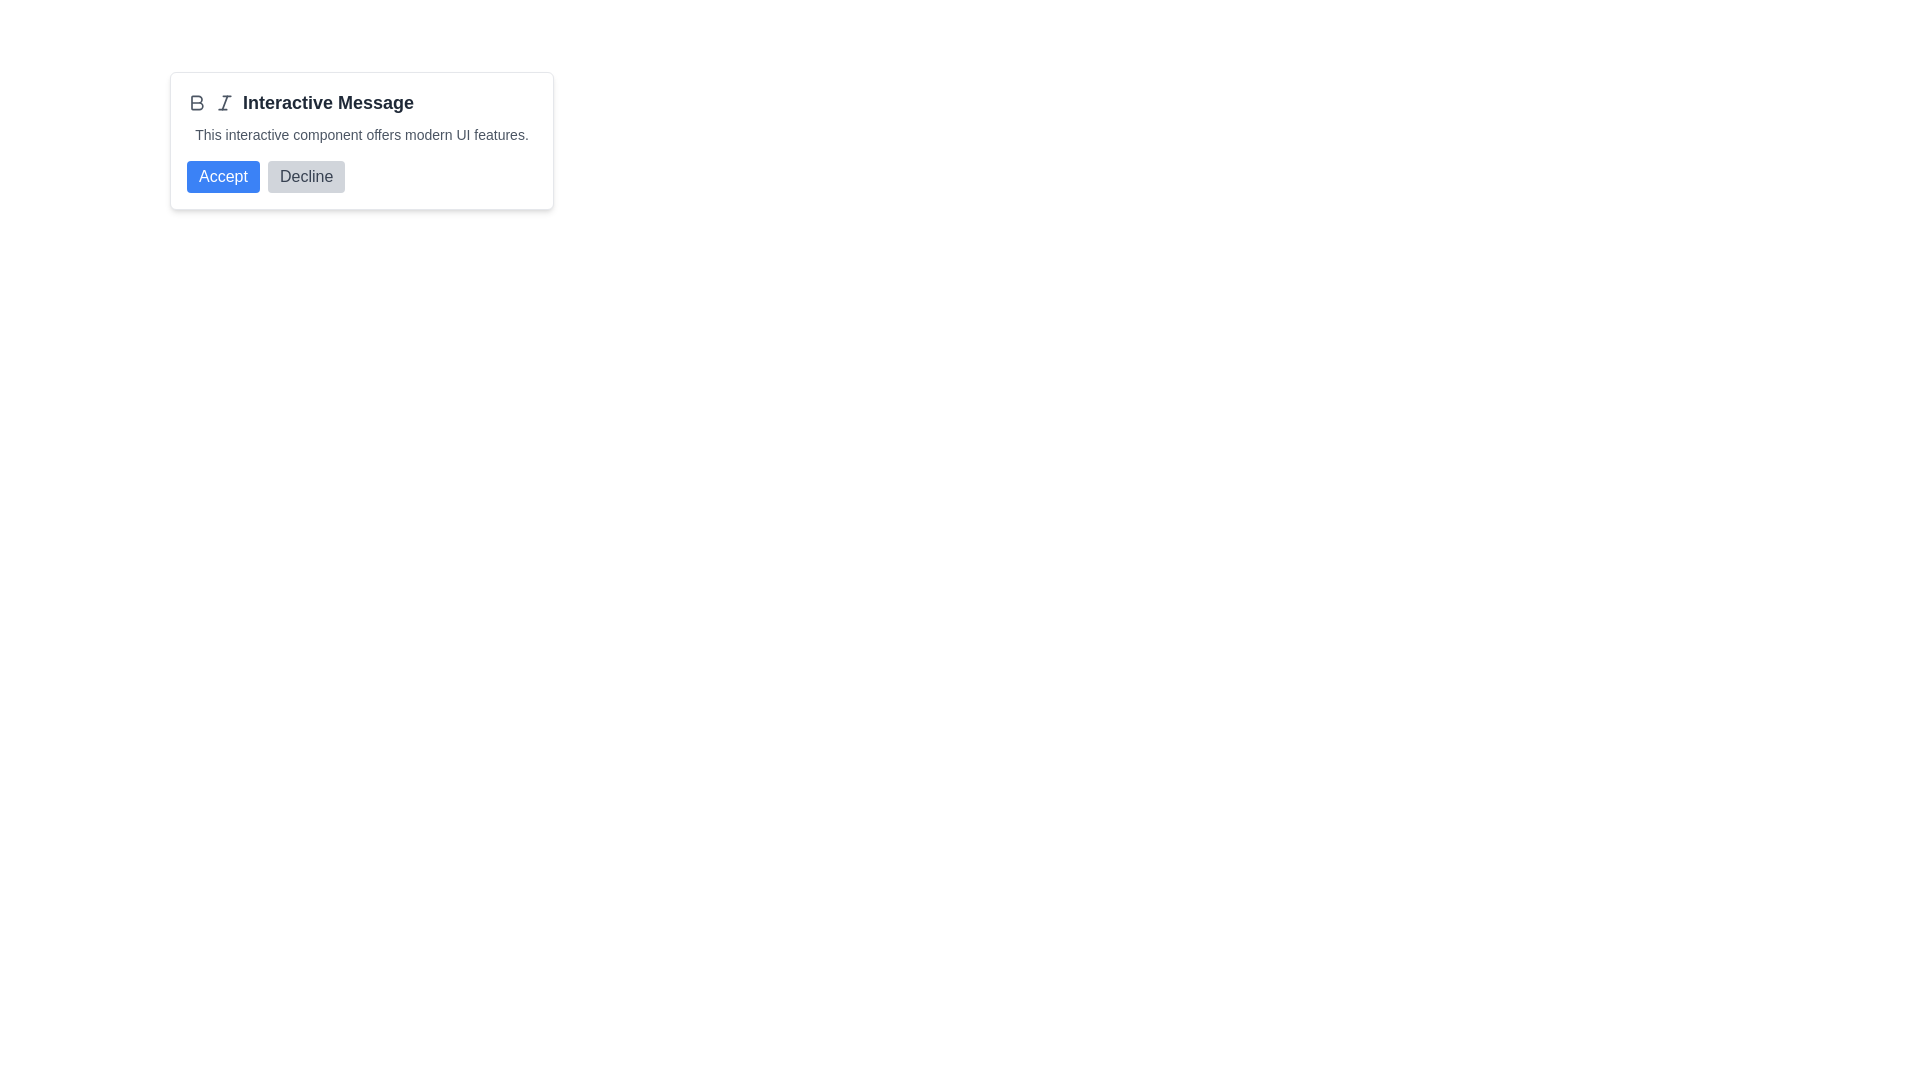 The image size is (1920, 1080). What do you see at coordinates (197, 103) in the screenshot?
I see `the decorative SVG icon located in the leftmost section of the top header of the card` at bounding box center [197, 103].